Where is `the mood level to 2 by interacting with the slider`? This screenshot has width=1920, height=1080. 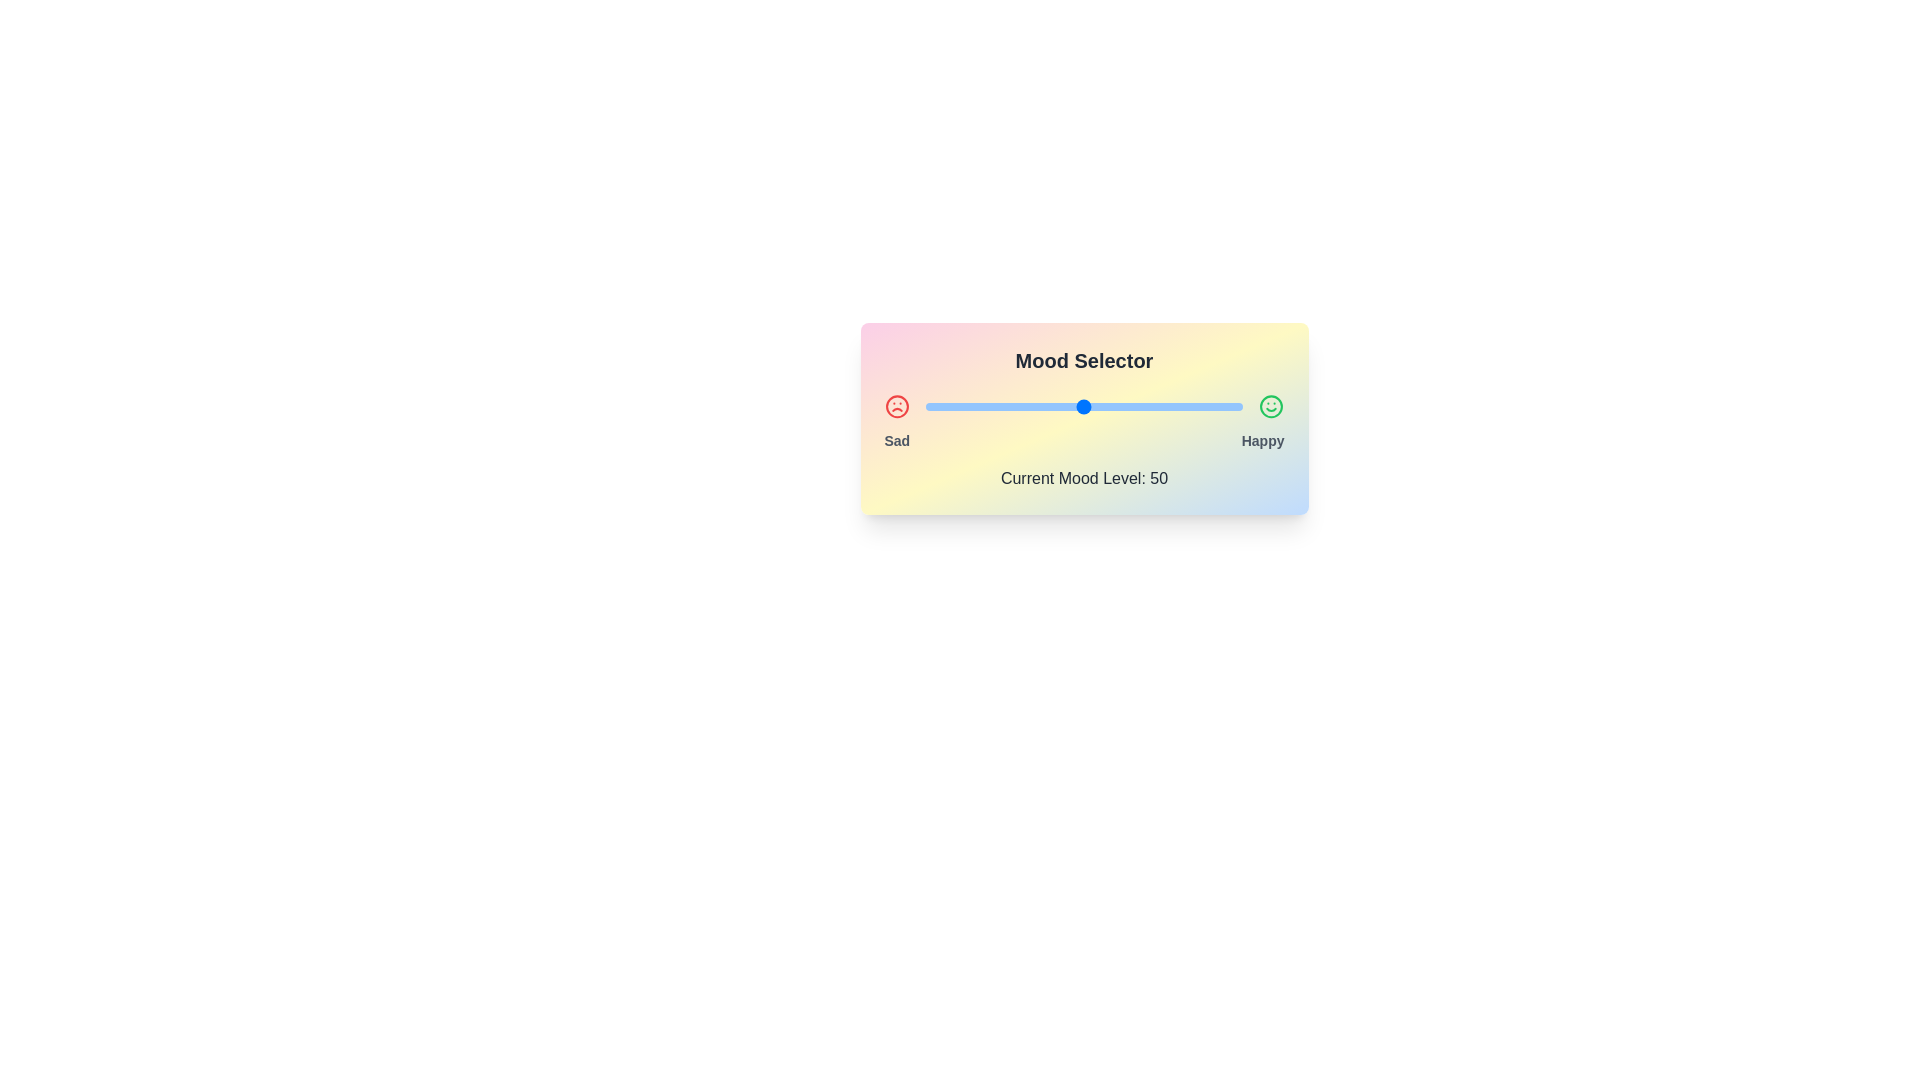
the mood level to 2 by interacting with the slider is located at coordinates (931, 406).